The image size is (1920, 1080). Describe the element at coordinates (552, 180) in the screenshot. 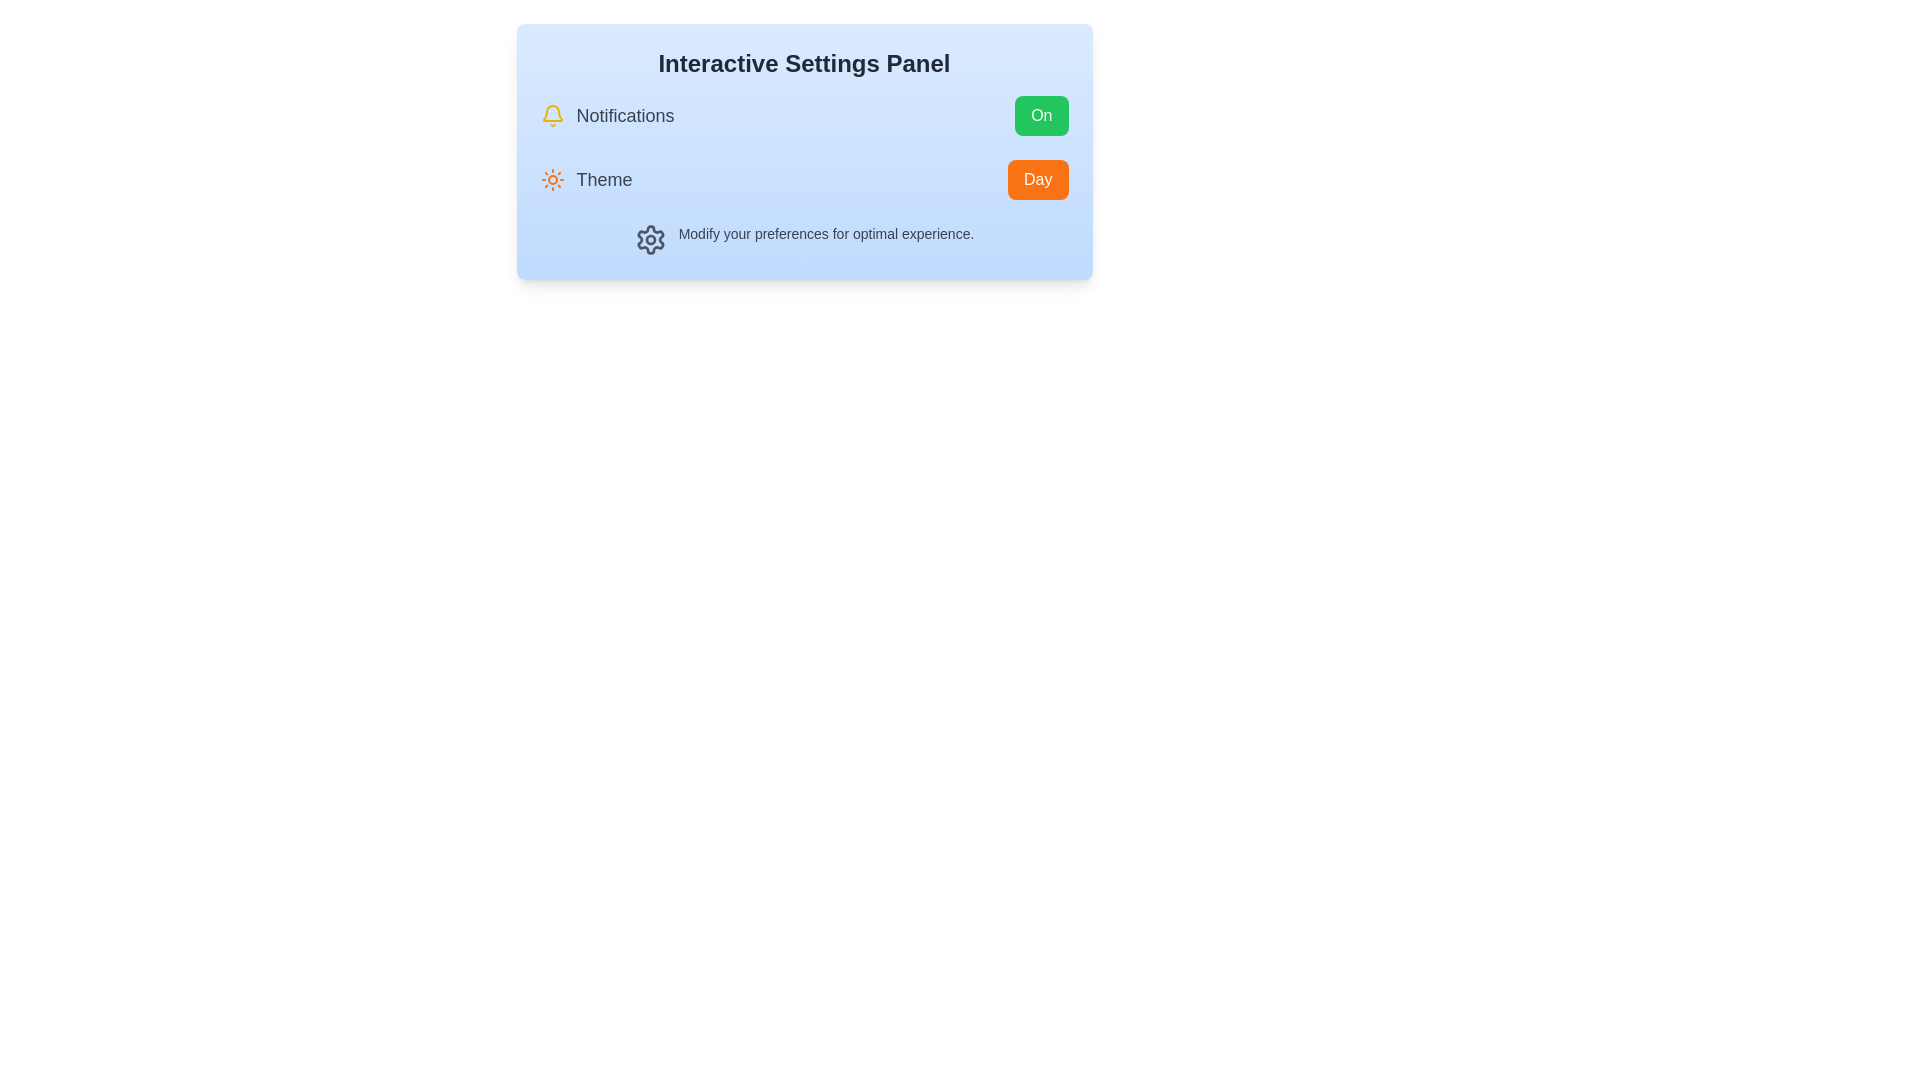

I see `the 'Day' theme icon located in the 'Theme' section, which is positioned to the left of the 'Theme' text label` at that location.